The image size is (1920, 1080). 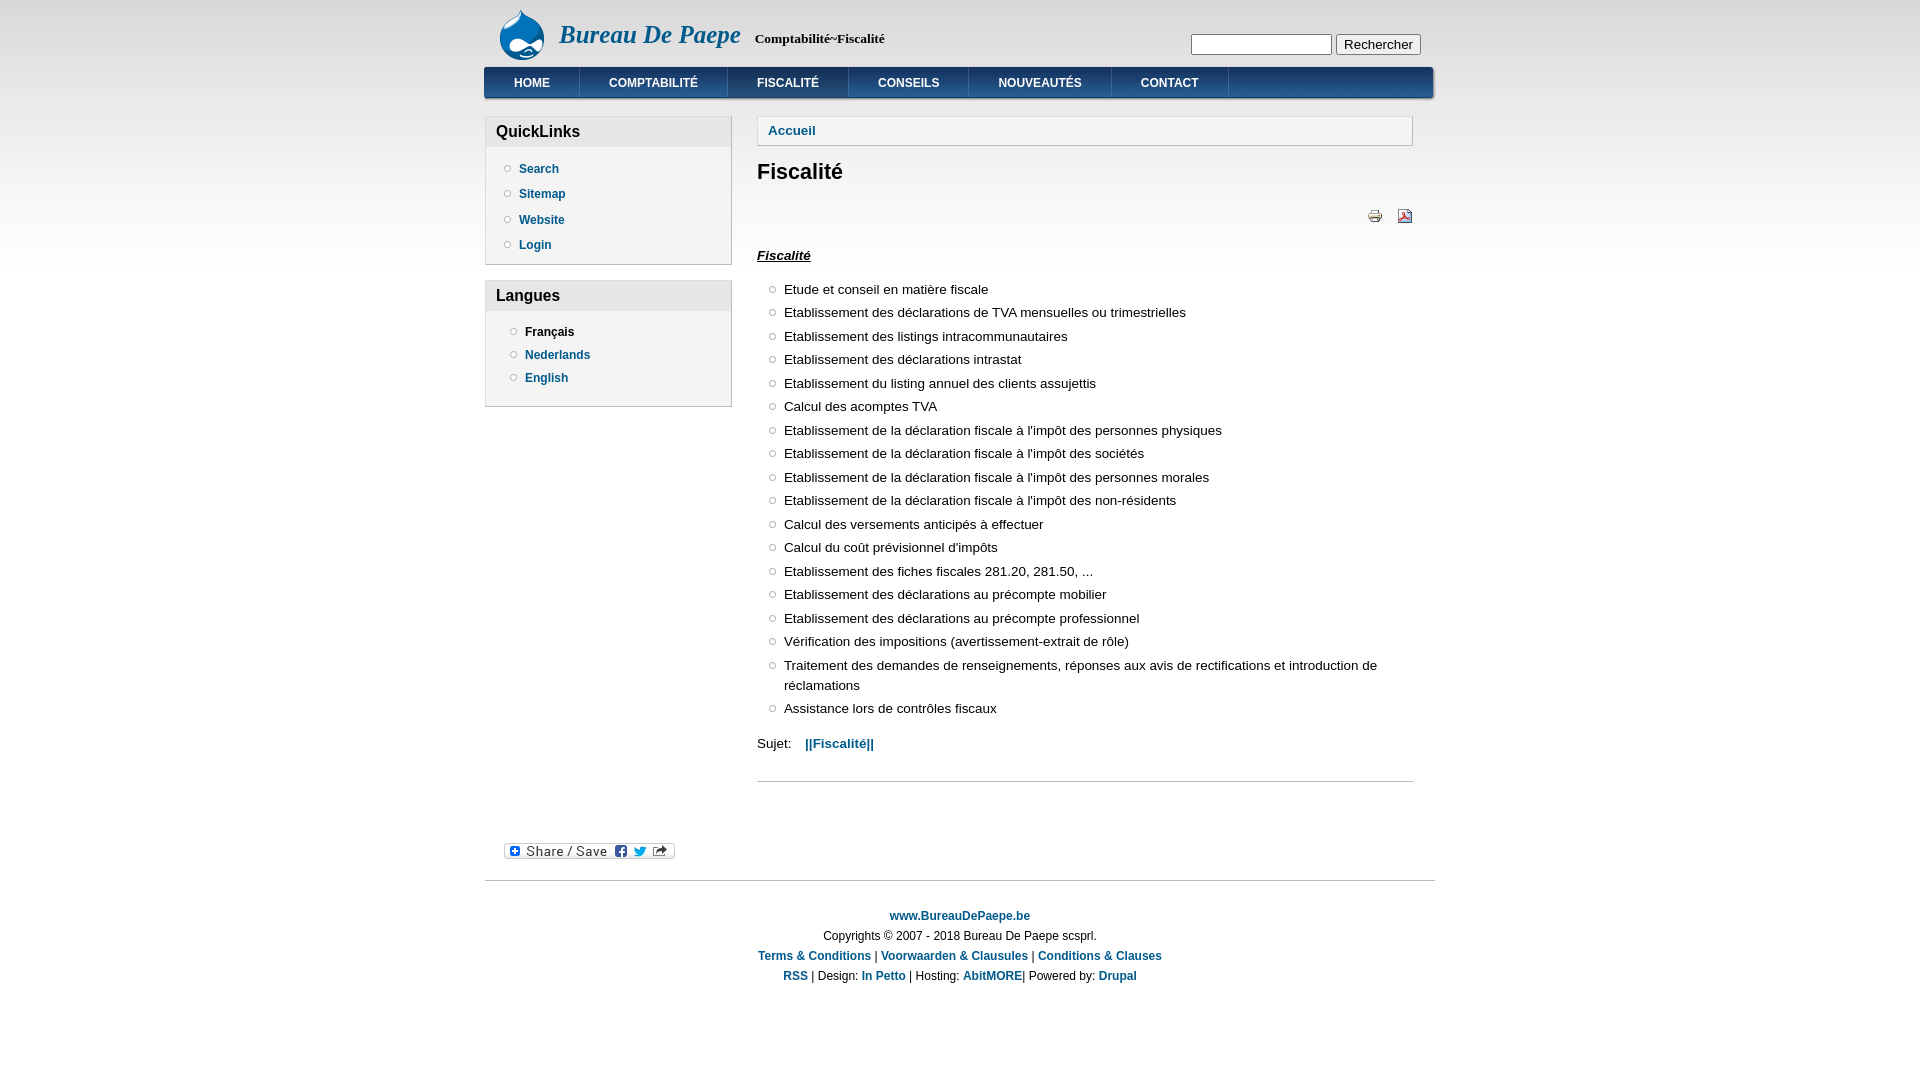 What do you see at coordinates (1402, 216) in the screenshot?
I see `'version PDF'` at bounding box center [1402, 216].